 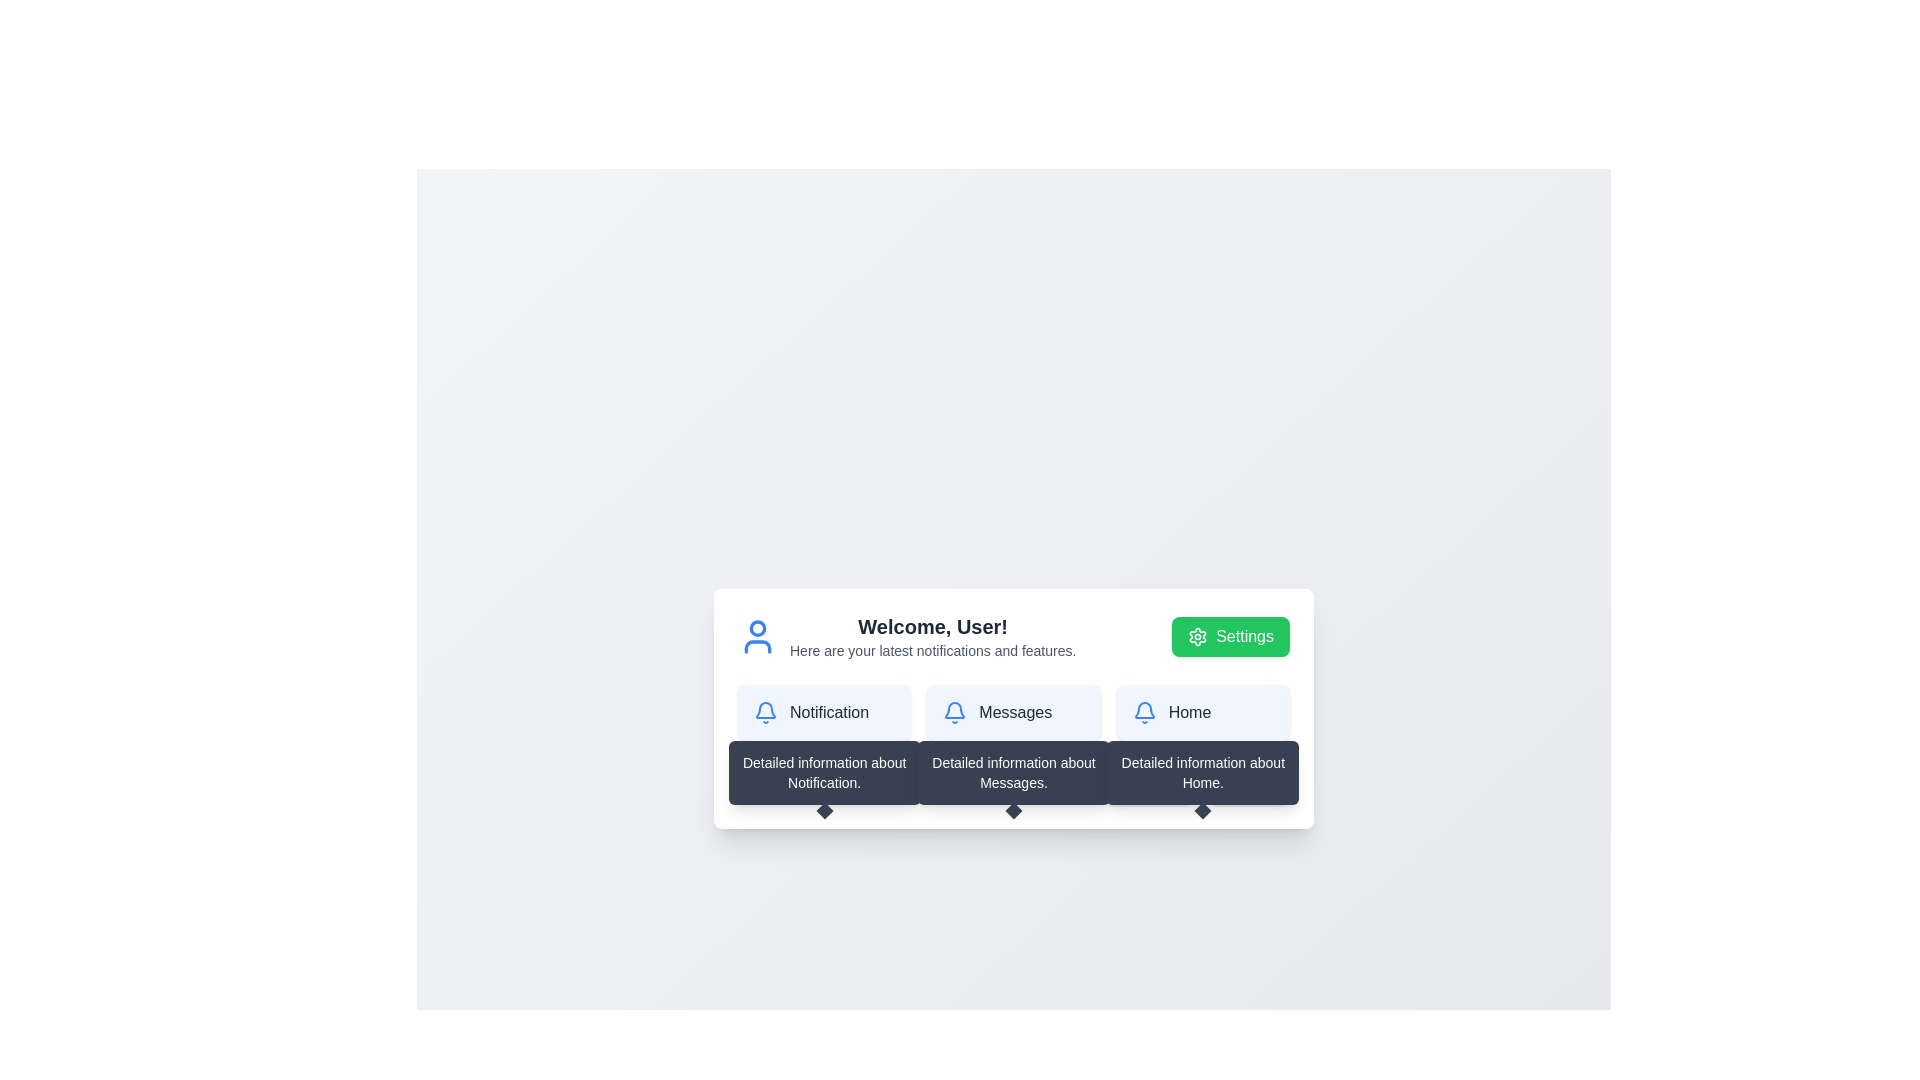 I want to click on the blue bell icon labeled 'Messages' located, so click(x=1013, y=712).